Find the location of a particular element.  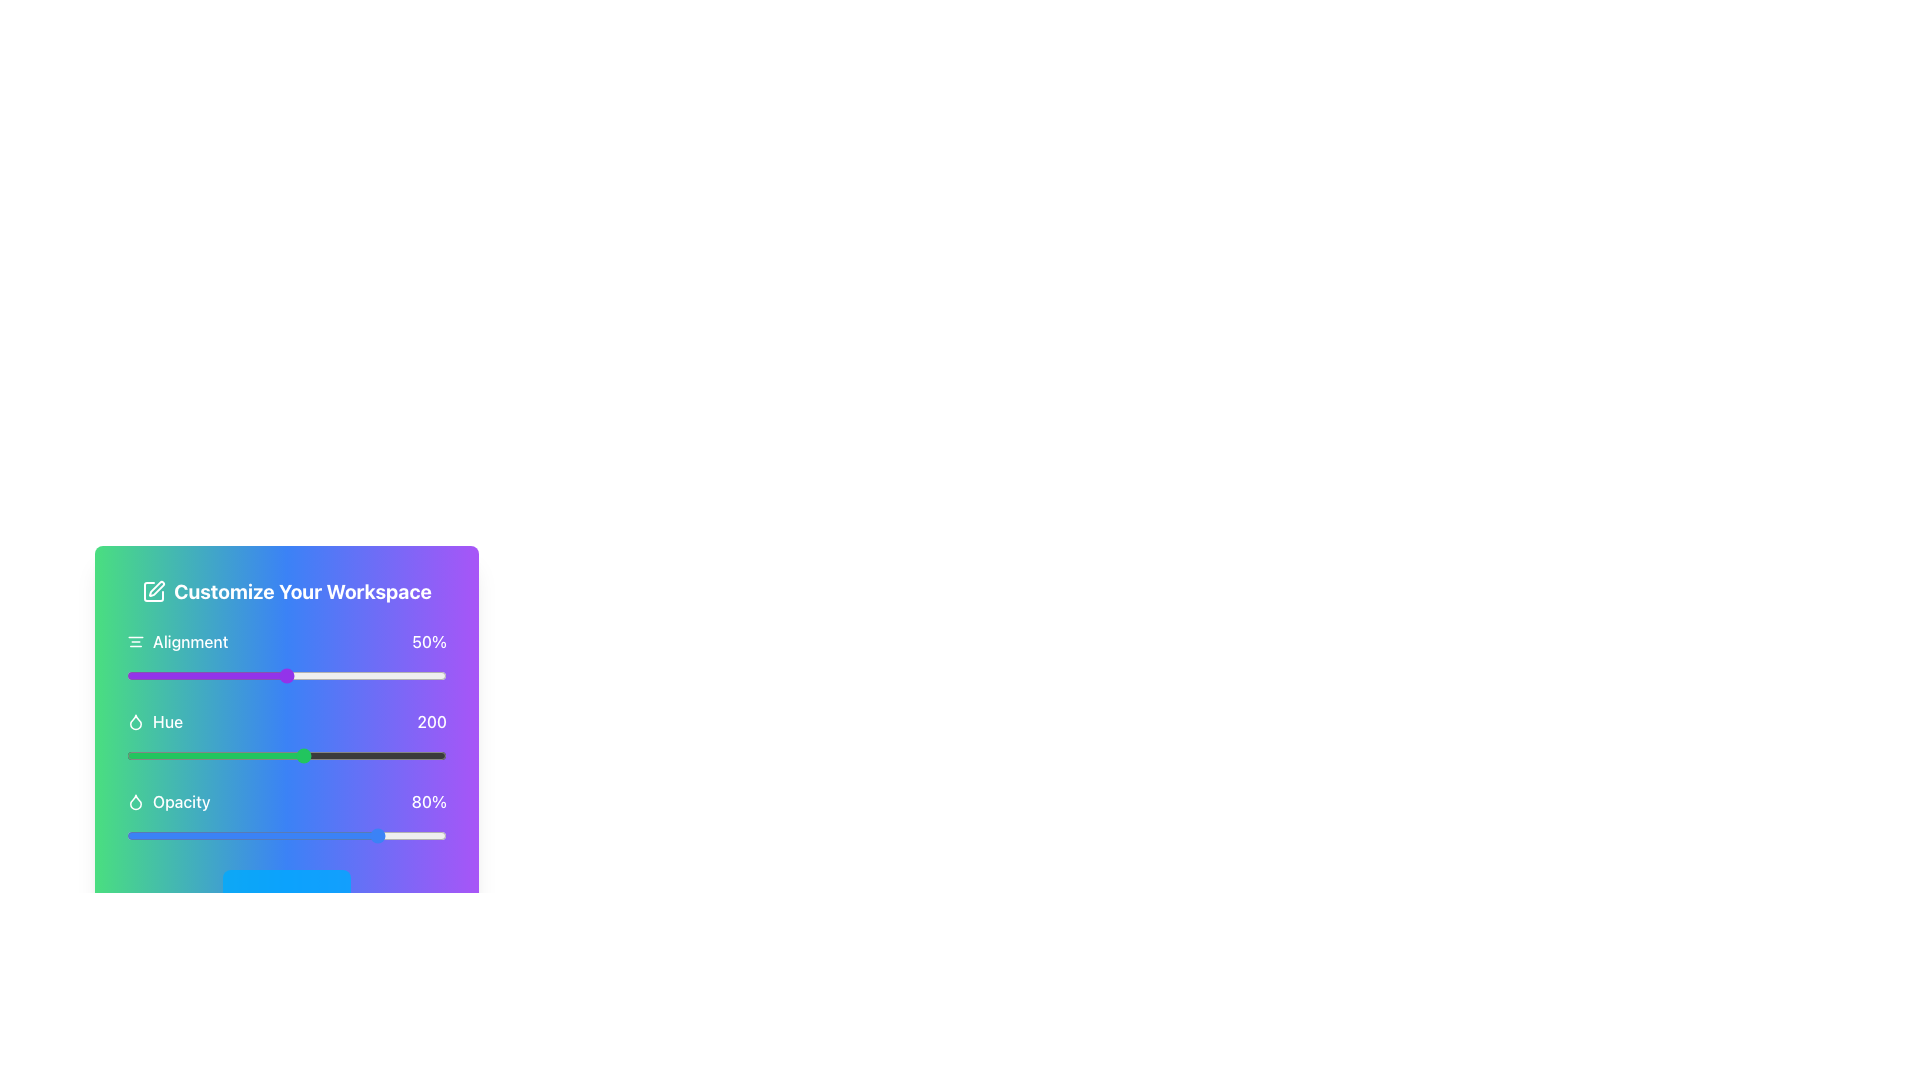

hue is located at coordinates (167, 756).